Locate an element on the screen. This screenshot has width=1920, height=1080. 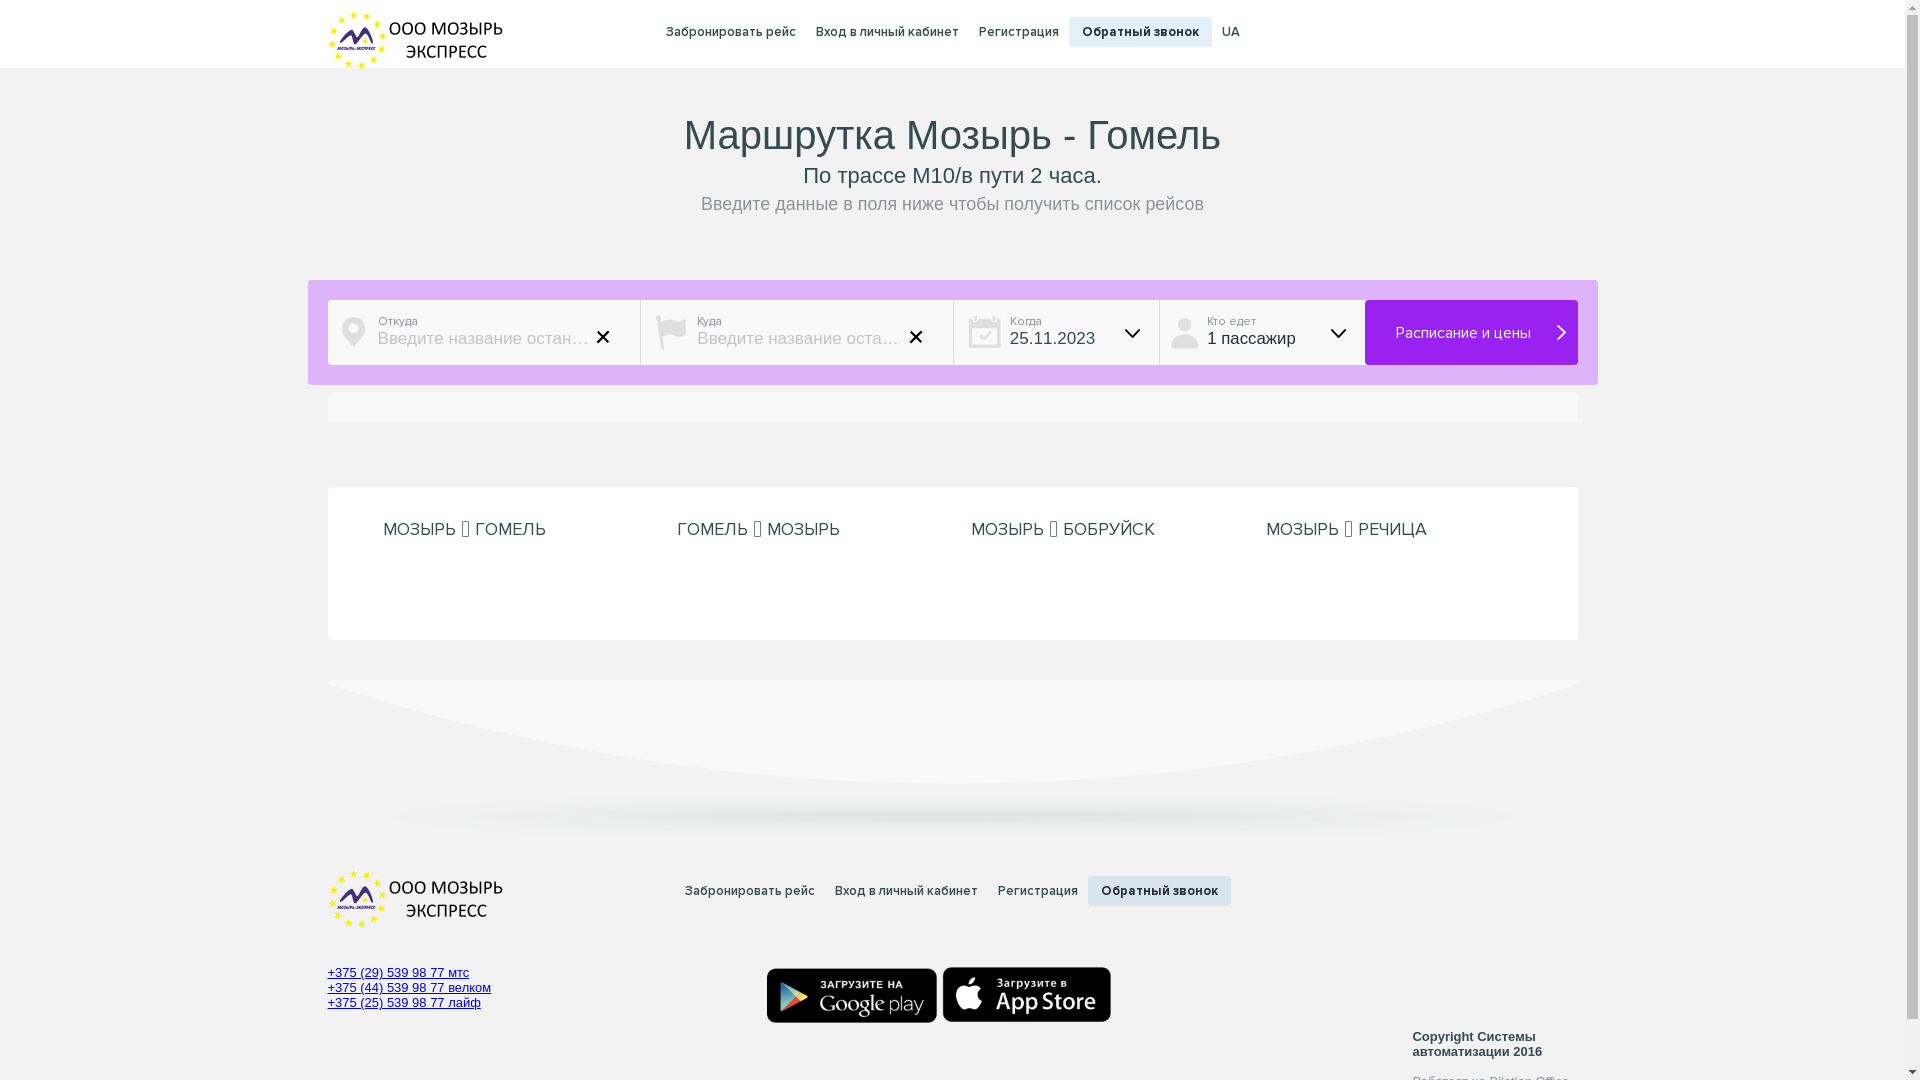
'UA' is located at coordinates (1229, 32).